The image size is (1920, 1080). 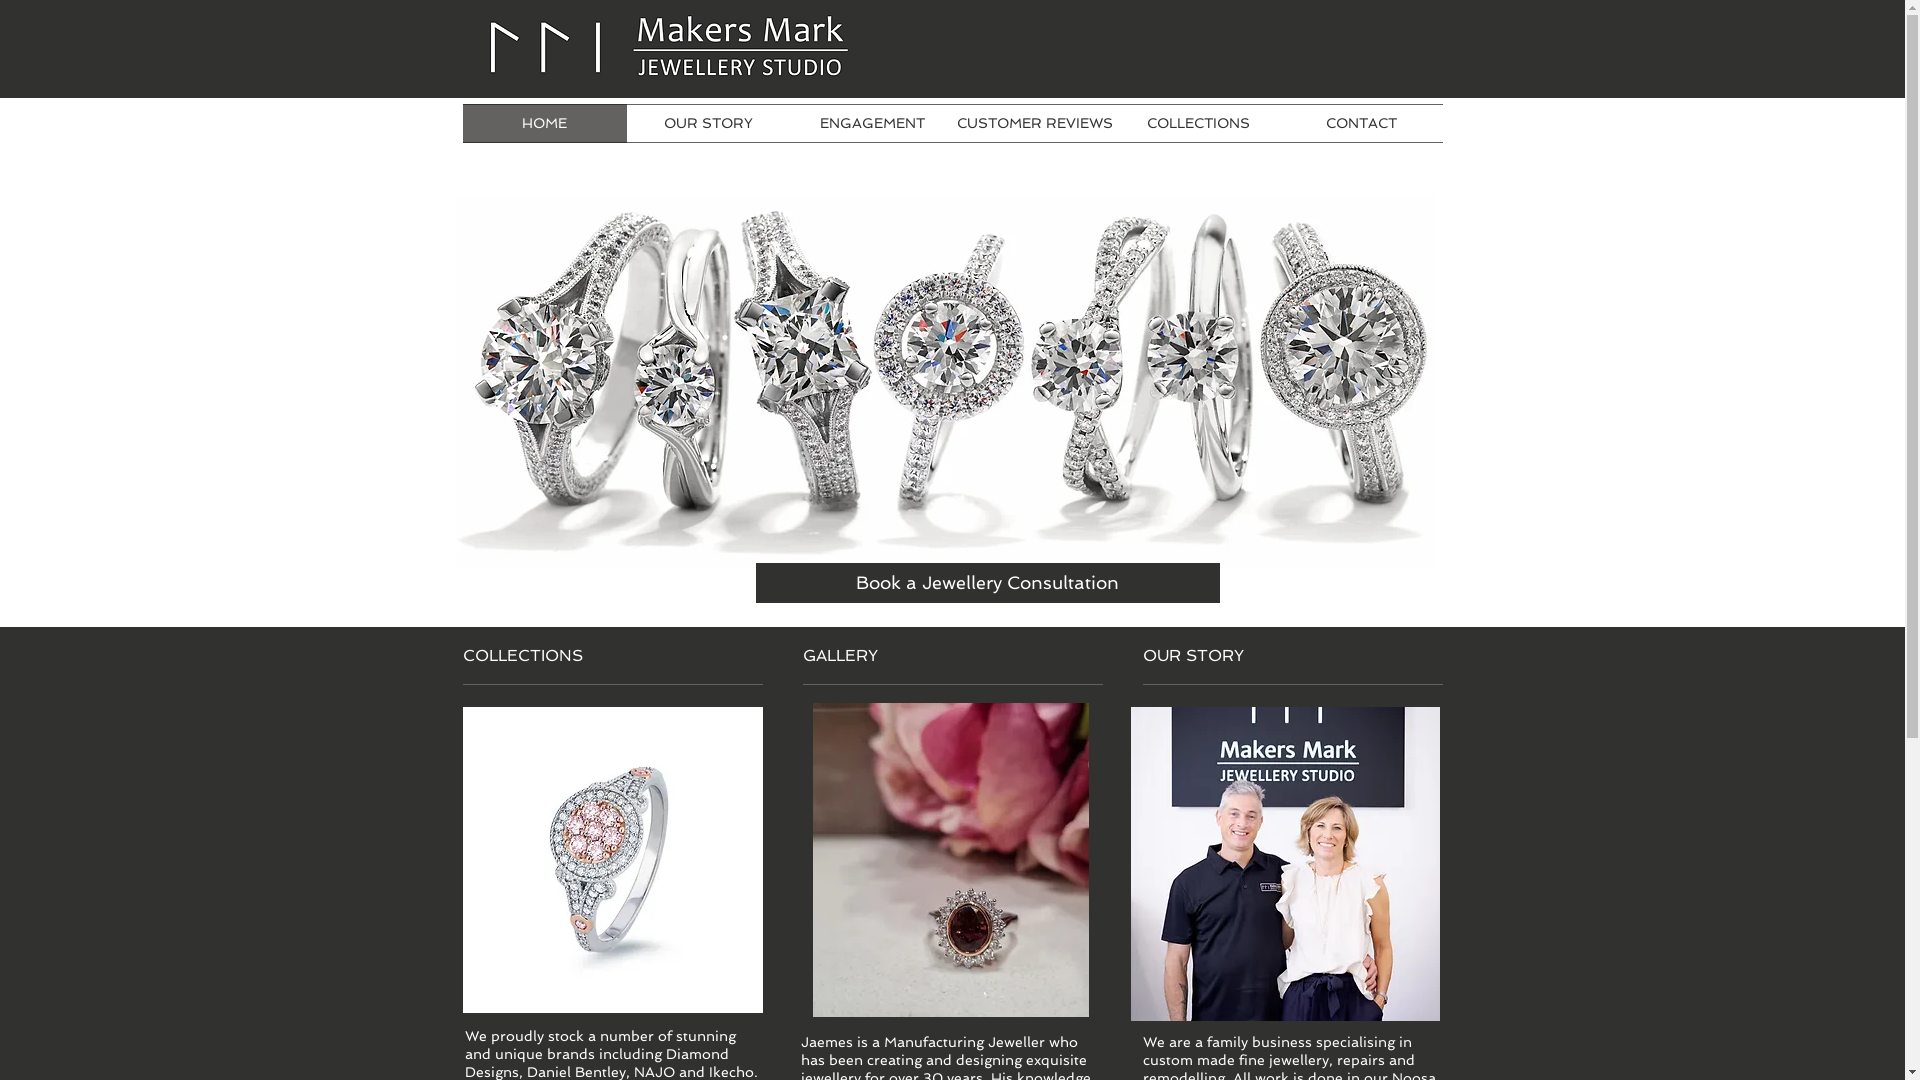 I want to click on '11102779_1571066359815288_2717727257295022602_n.jpg', so click(x=1284, y=863).